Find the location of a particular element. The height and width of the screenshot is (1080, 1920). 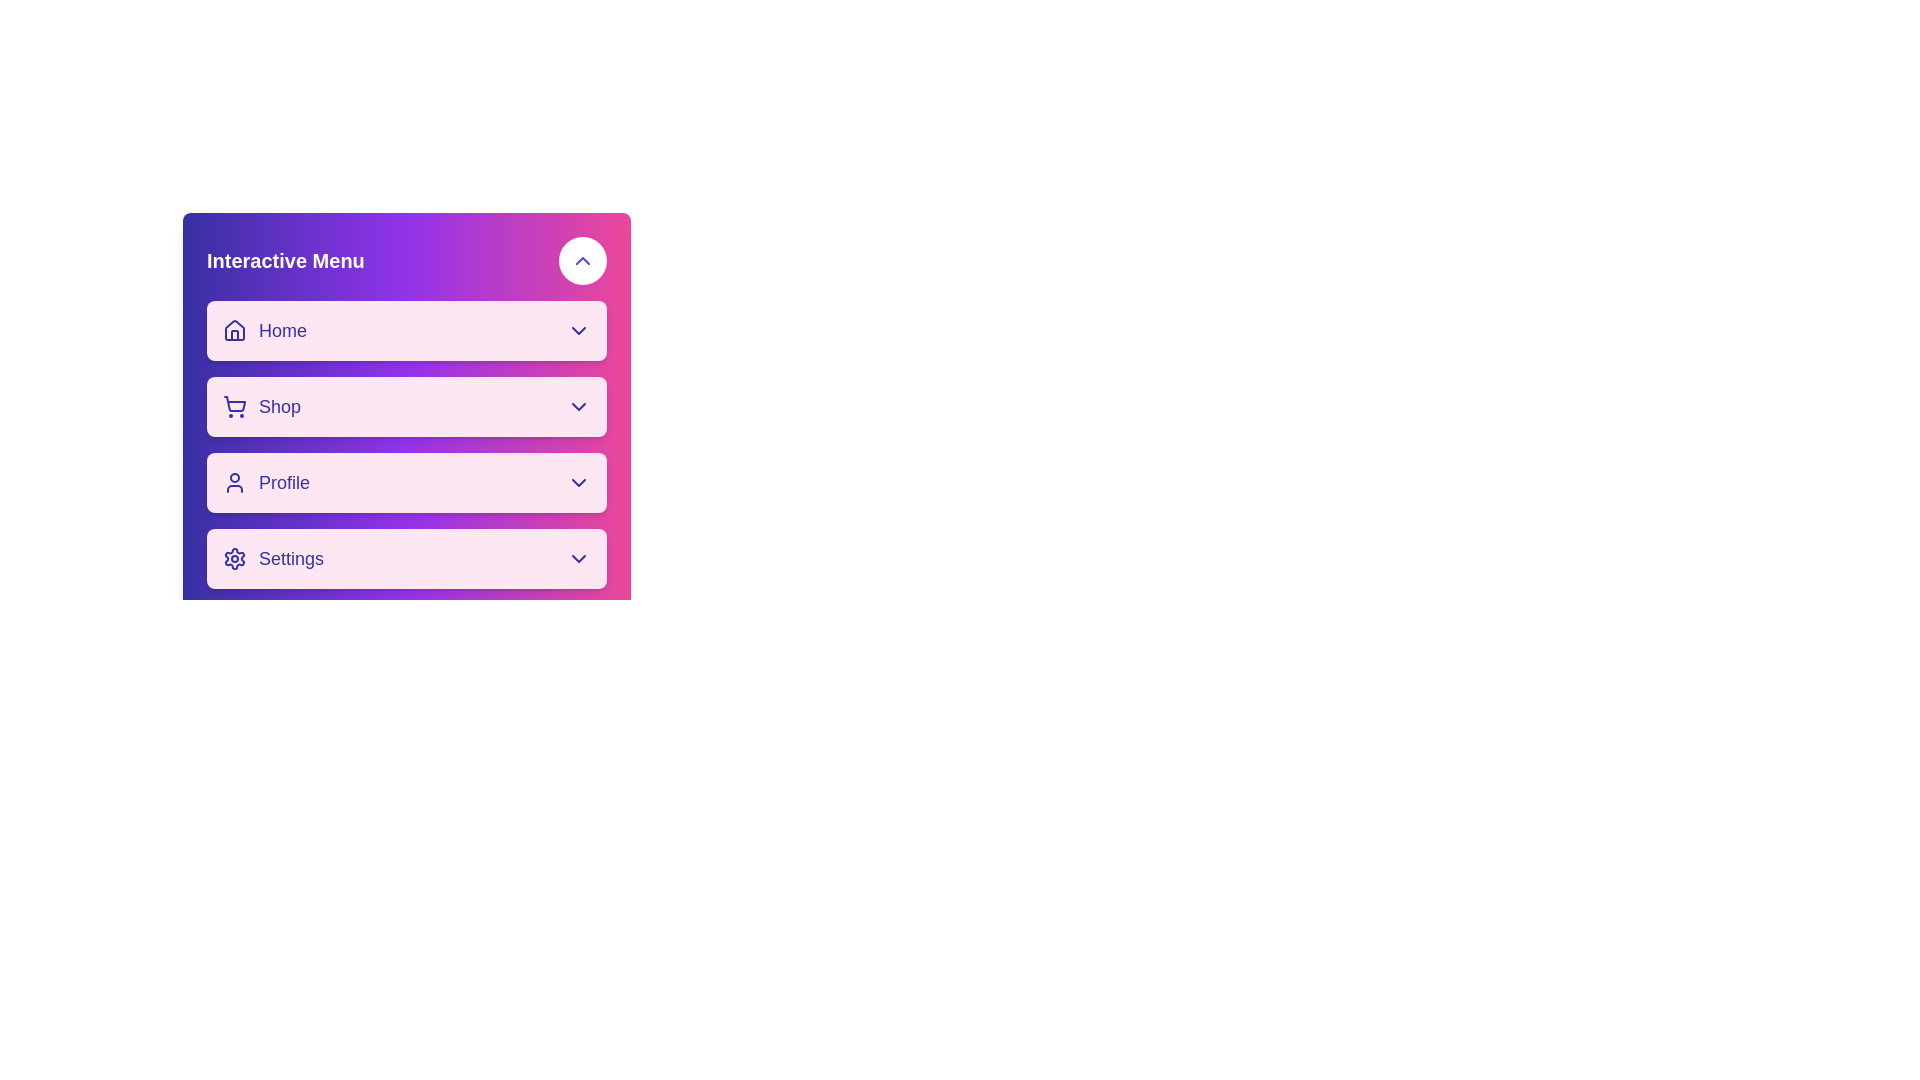

the 'Profile' button located in the sidebar menu, which is the third button in a vertical stack is located at coordinates (406, 482).